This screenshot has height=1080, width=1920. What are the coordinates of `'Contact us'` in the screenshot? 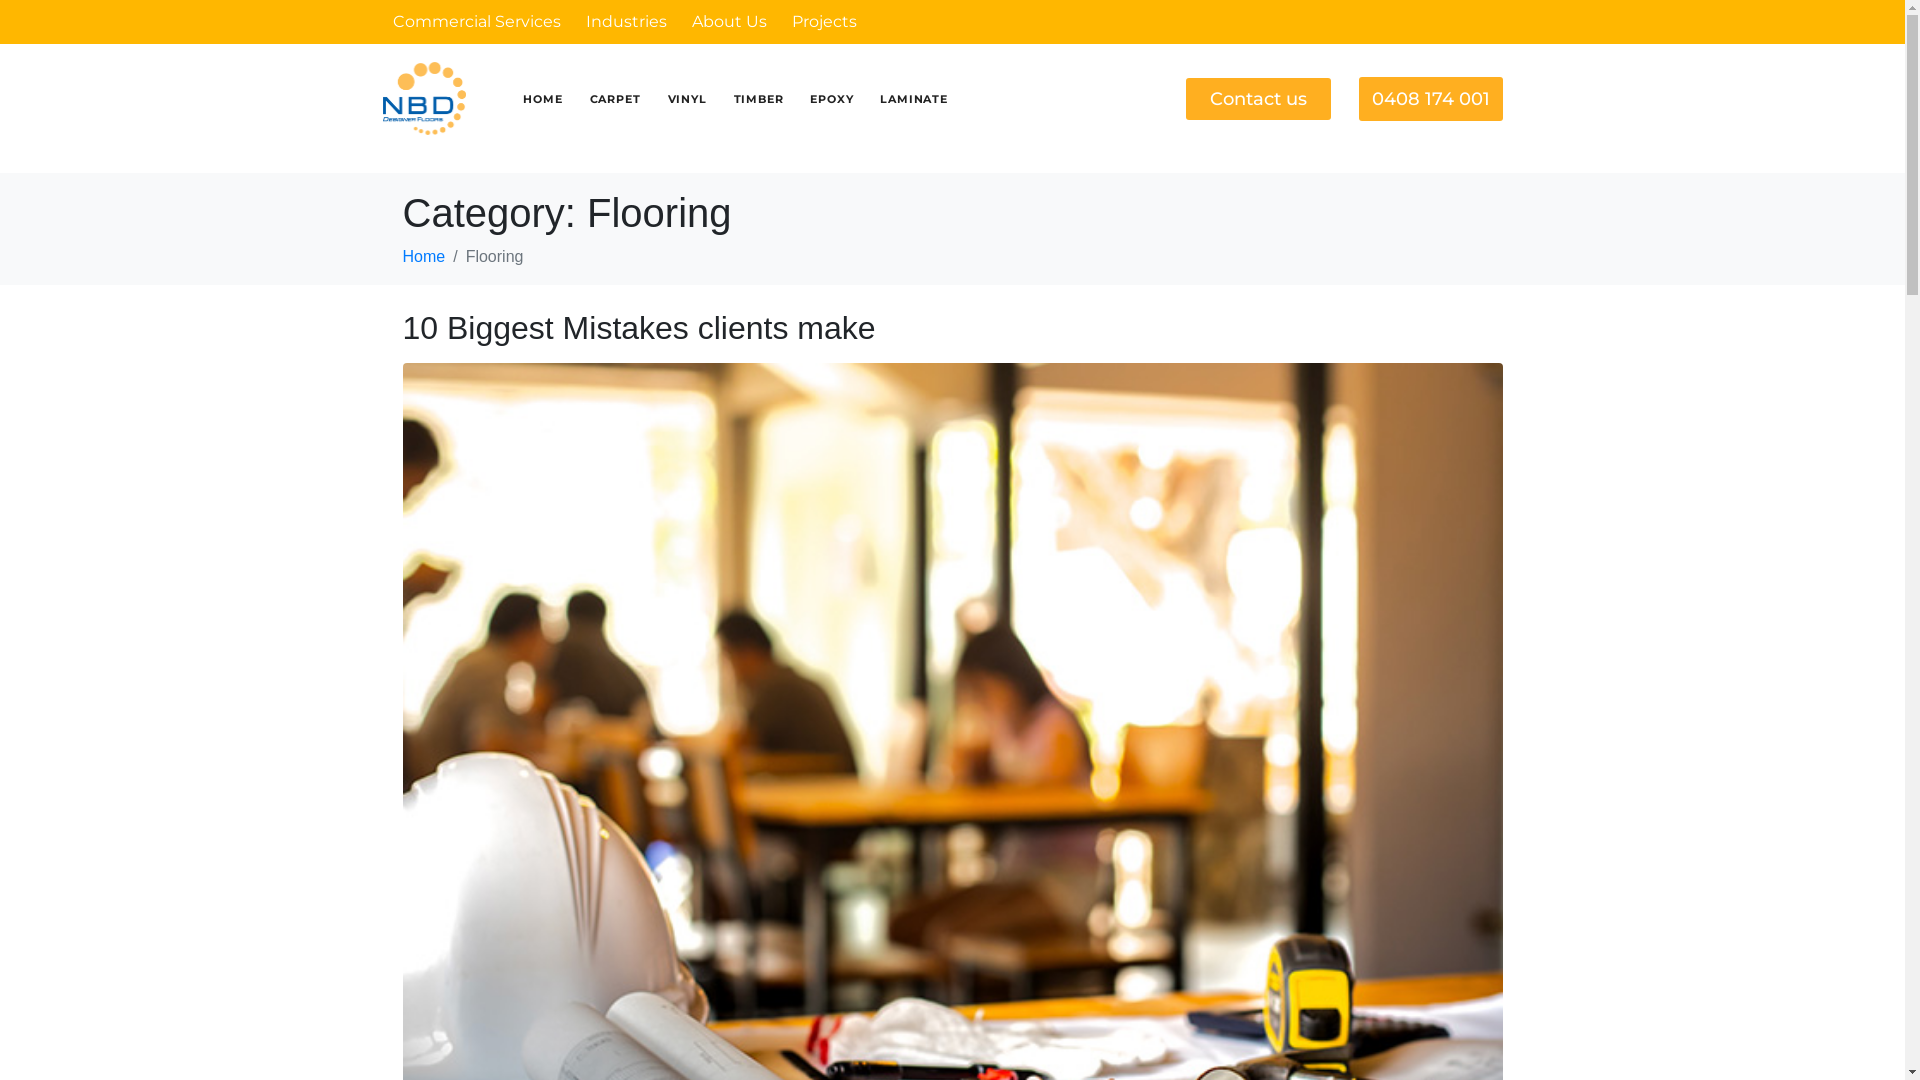 It's located at (1257, 99).